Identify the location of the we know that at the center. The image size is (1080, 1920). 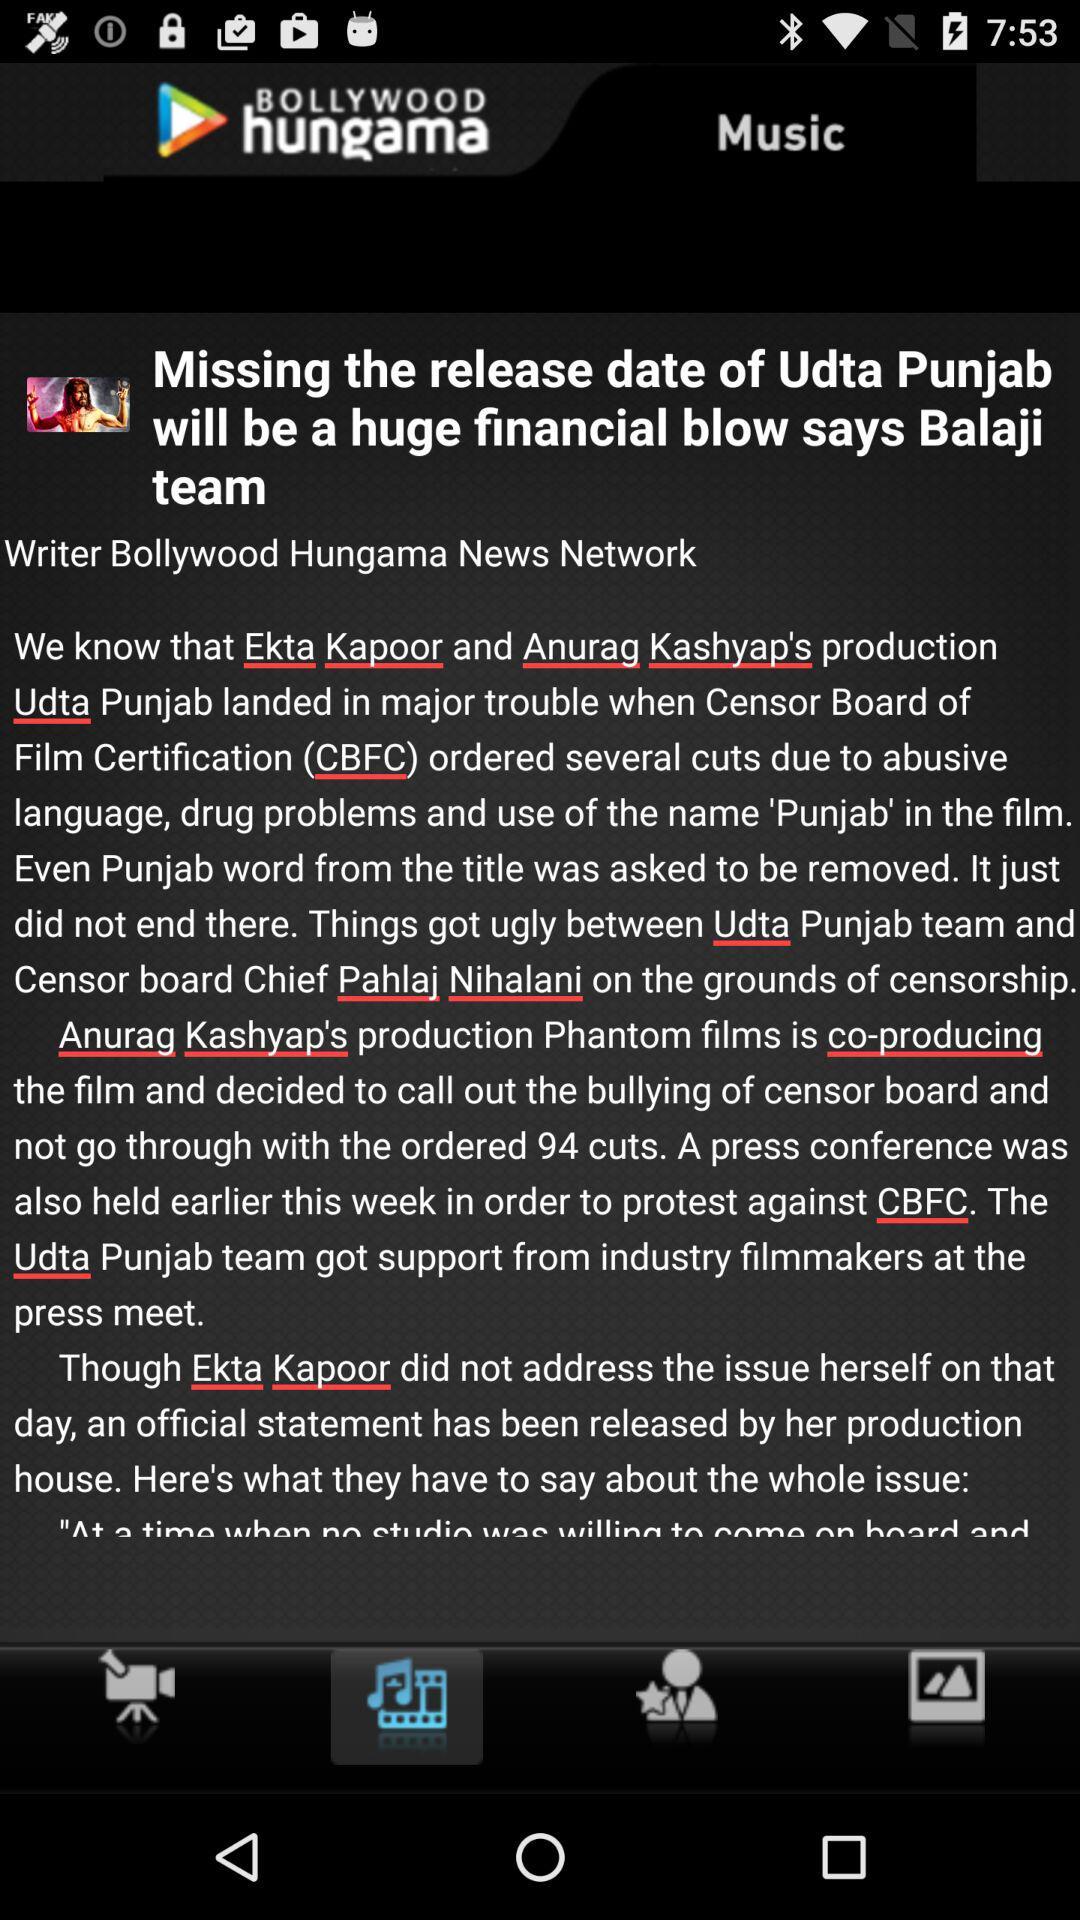
(540, 1110).